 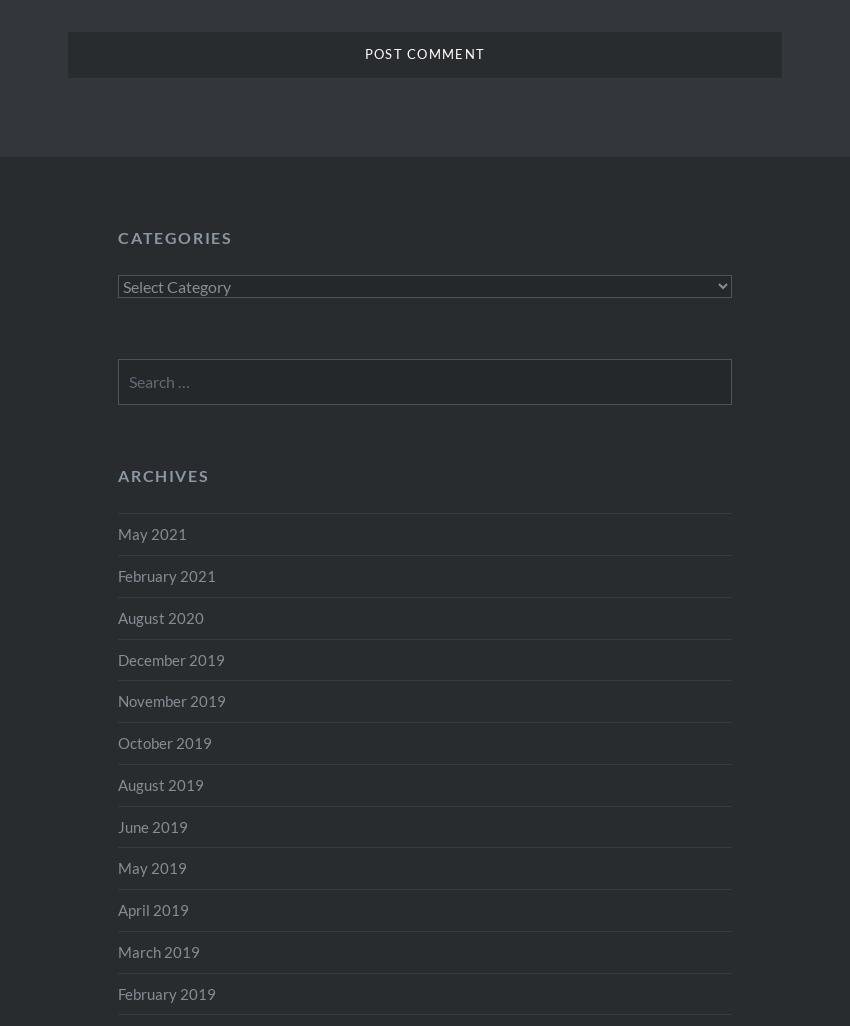 I want to click on 'Categories', so click(x=174, y=236).